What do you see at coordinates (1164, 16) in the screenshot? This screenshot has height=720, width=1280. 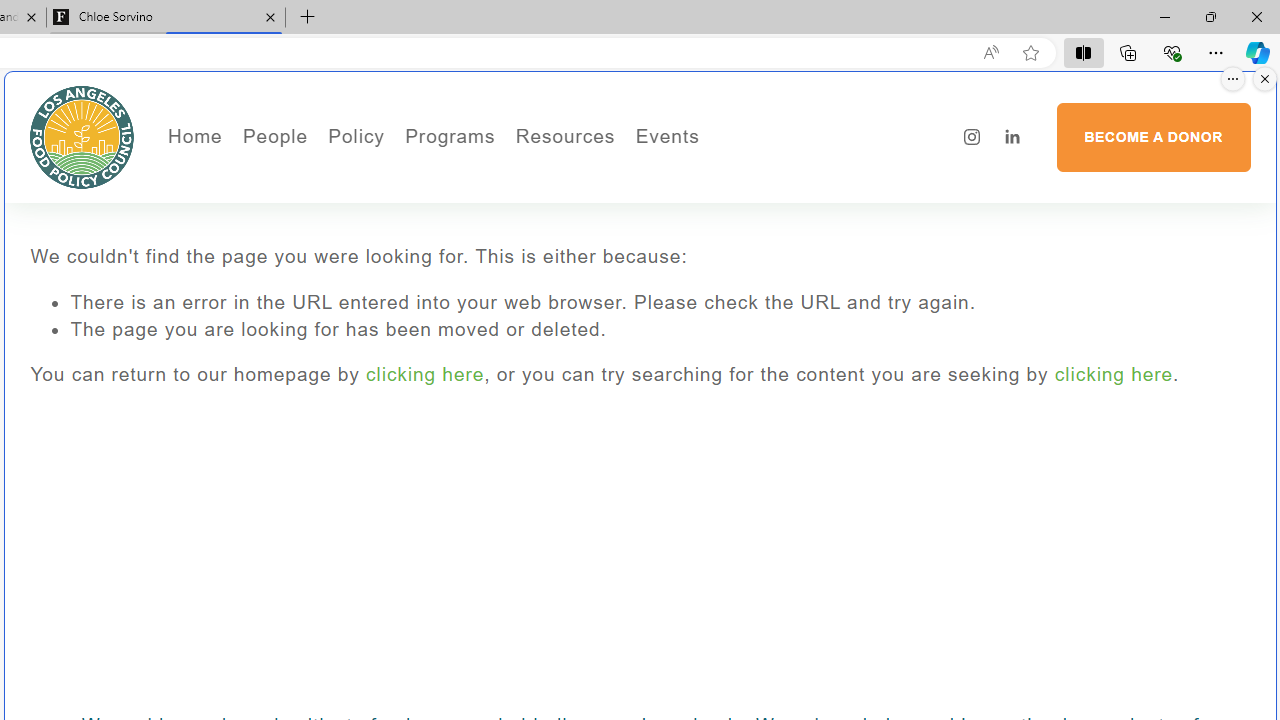 I see `'Minimize'` at bounding box center [1164, 16].